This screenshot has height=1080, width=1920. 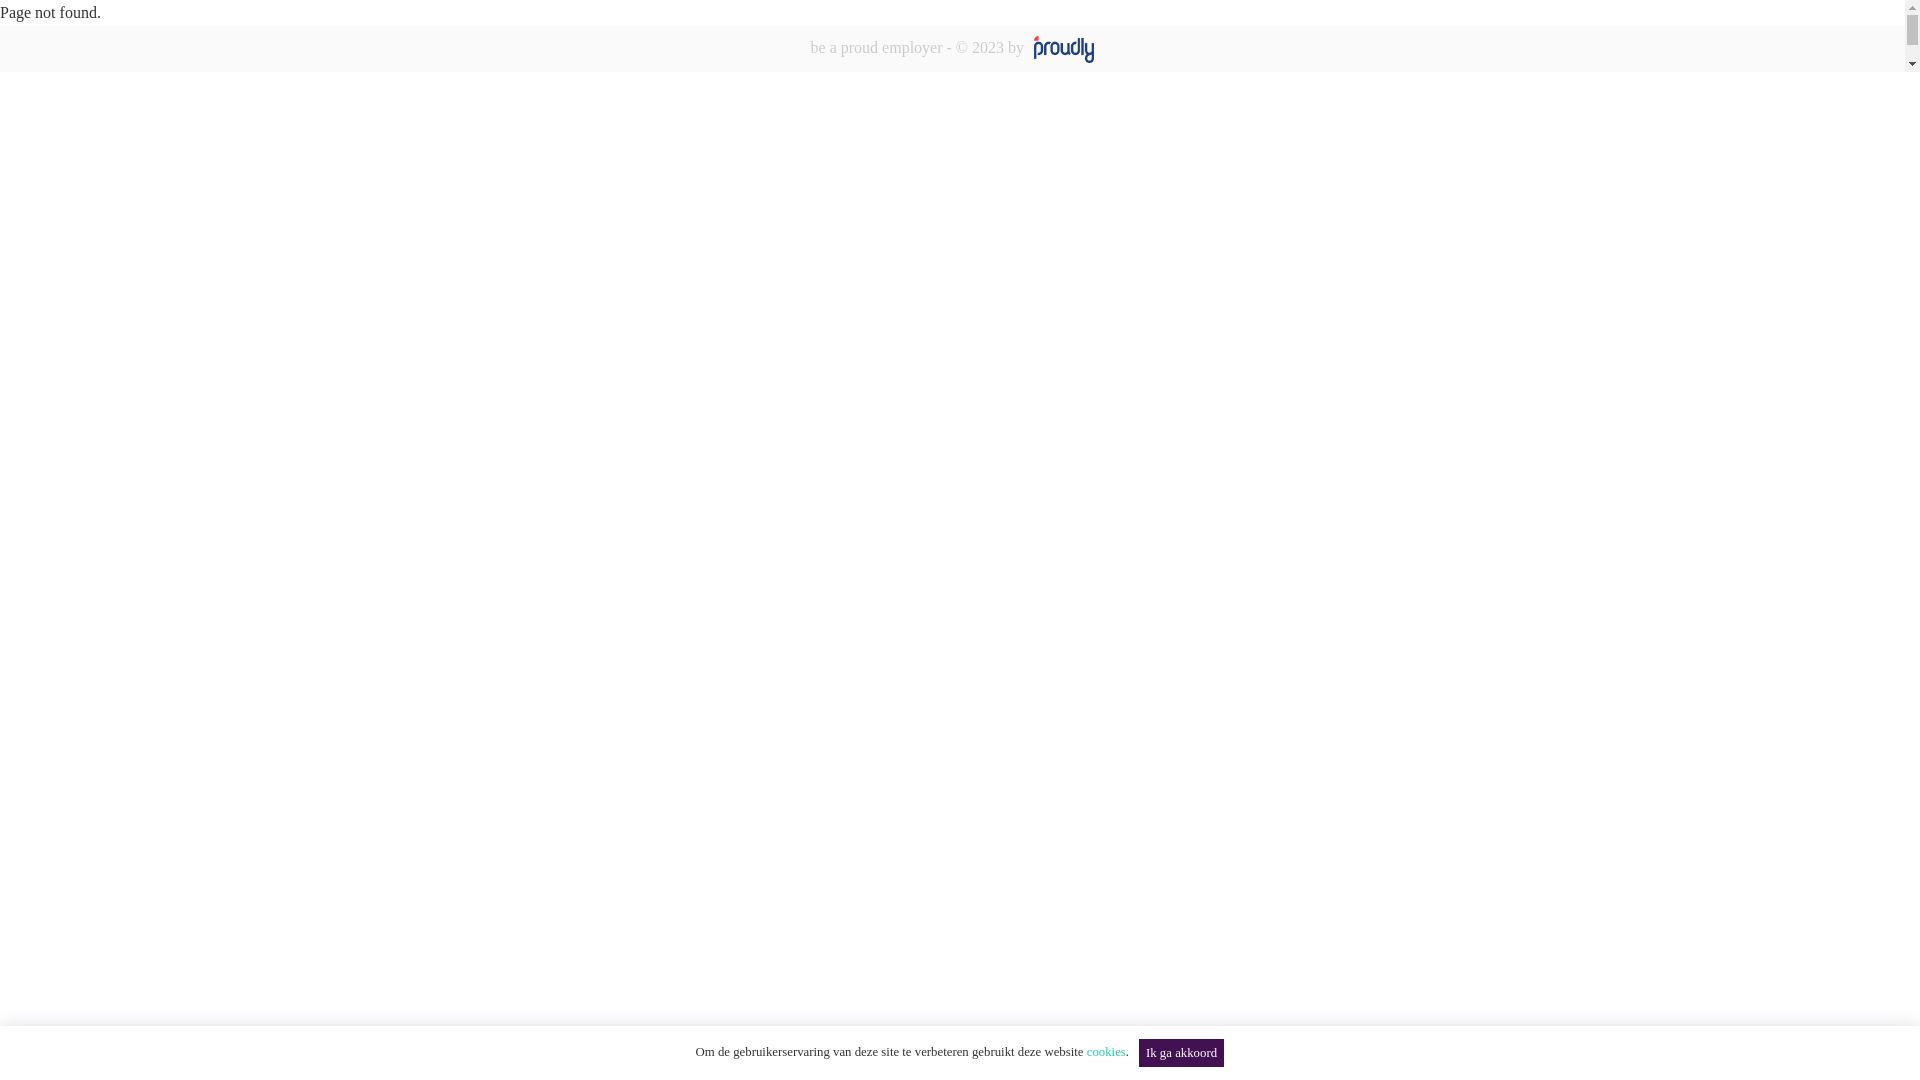 I want to click on 'cookies', so click(x=1105, y=1051).